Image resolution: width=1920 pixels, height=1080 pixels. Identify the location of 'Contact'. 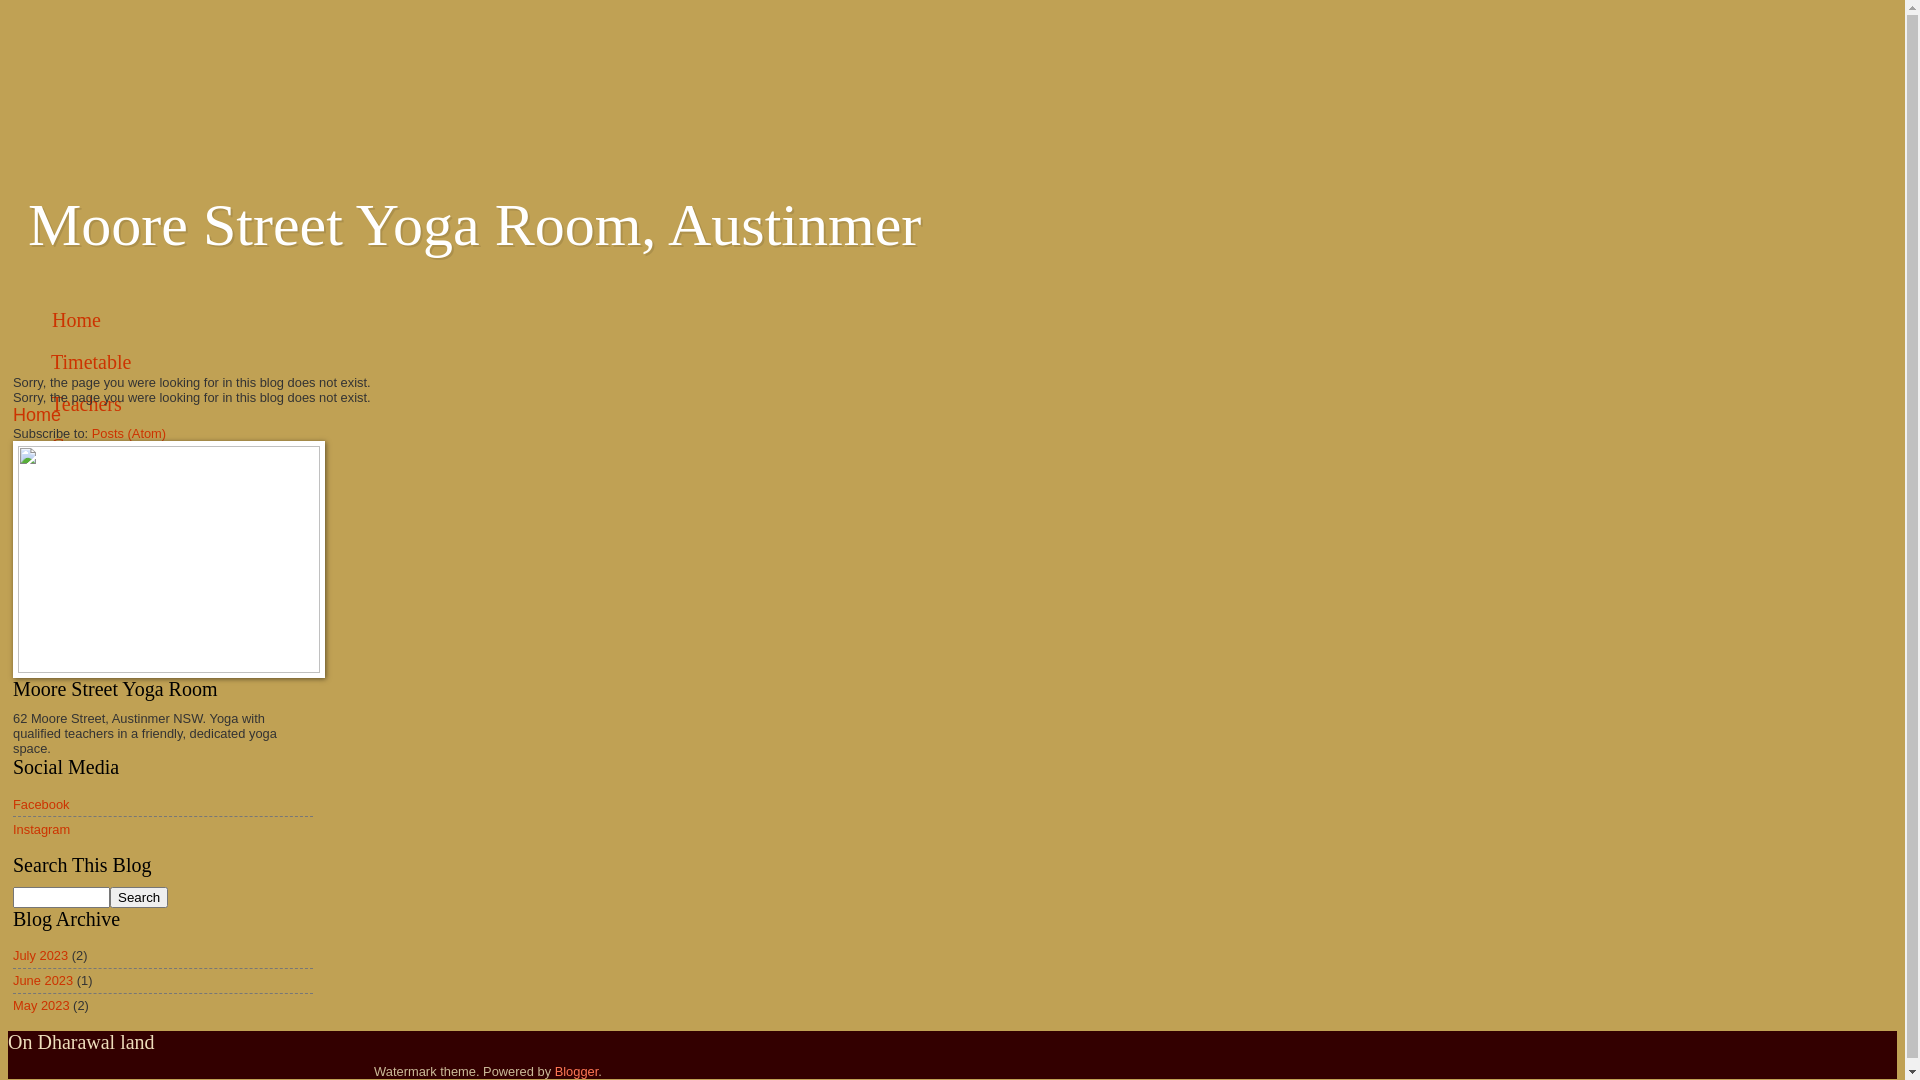
(30, 445).